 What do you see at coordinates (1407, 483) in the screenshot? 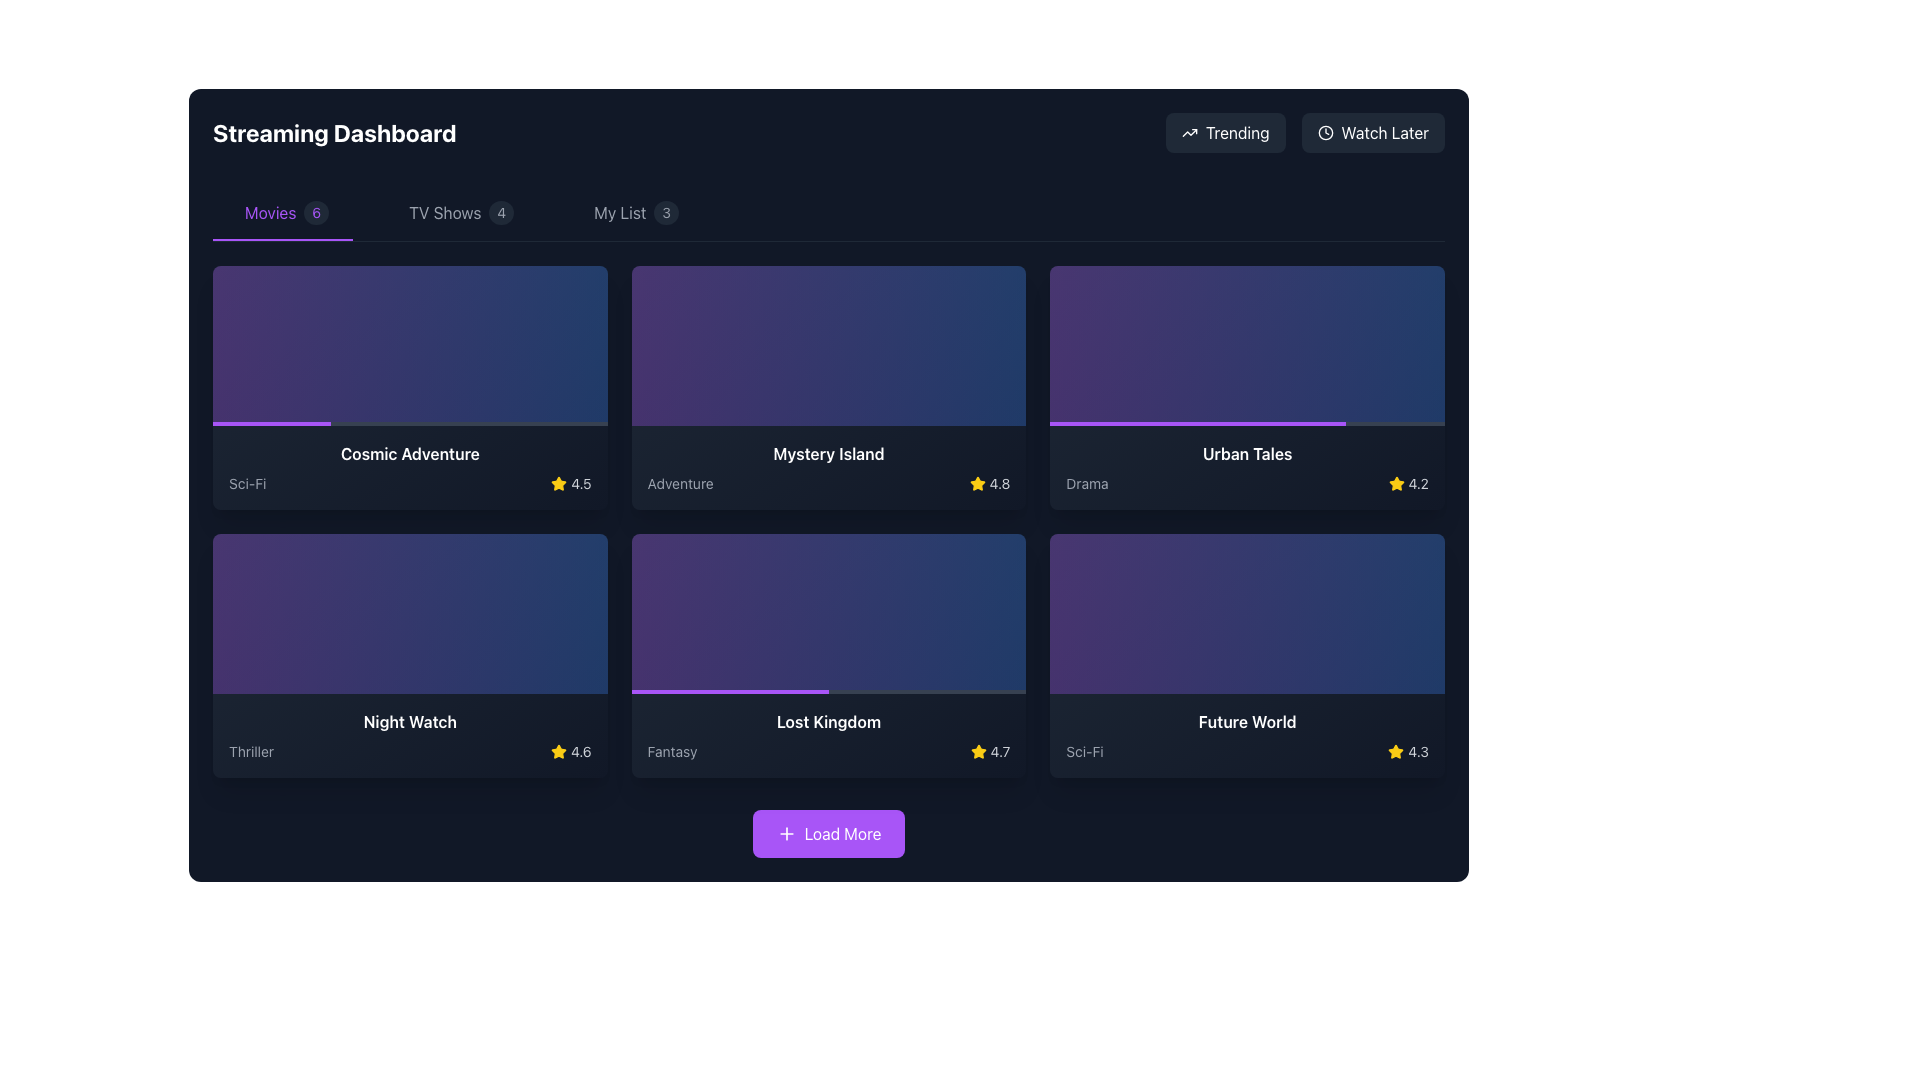
I see `the average user rating displayed for the 'Urban Tales' content in the 'Drama' section, located below the 'Urban Tales' card in the rightmost column of the top row` at bounding box center [1407, 483].